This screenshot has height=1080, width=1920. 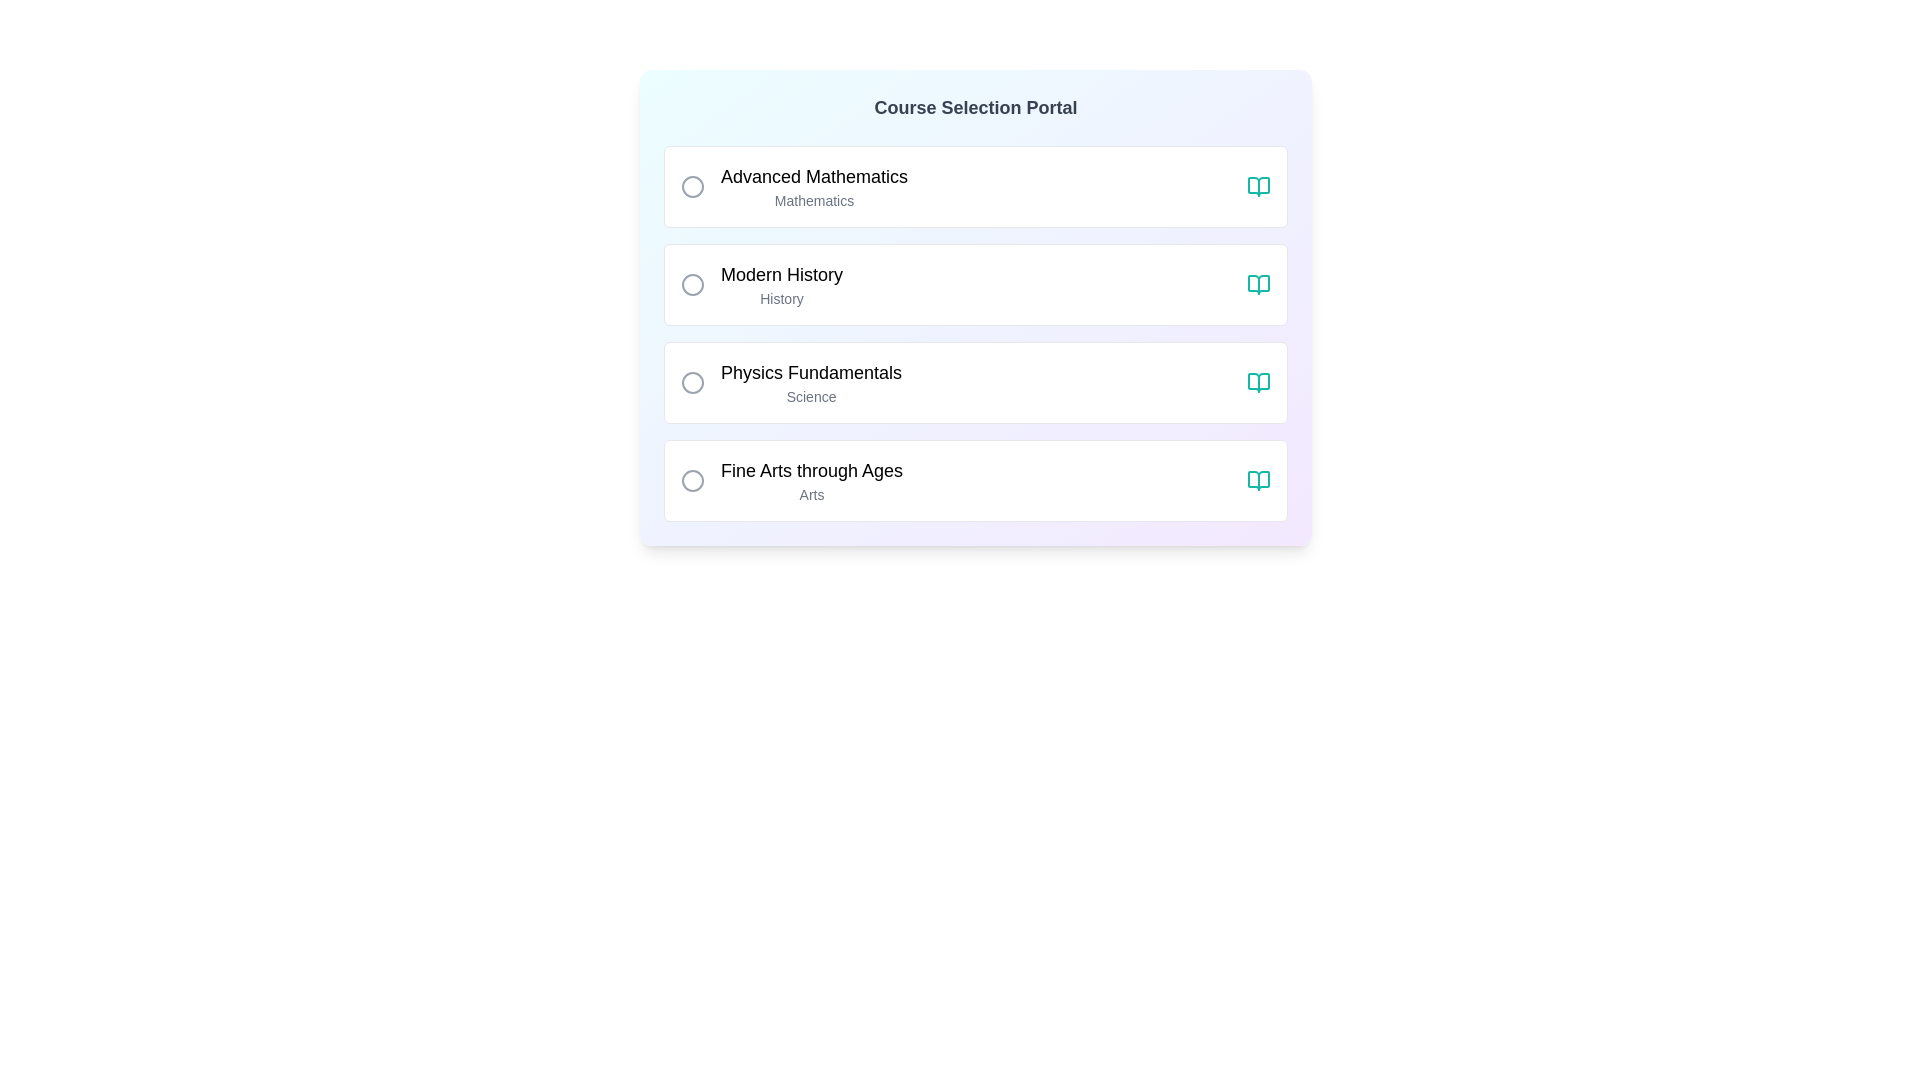 I want to click on the selectable item with a radio button labeled 'Fine Arts through Ages', so click(x=975, y=481).